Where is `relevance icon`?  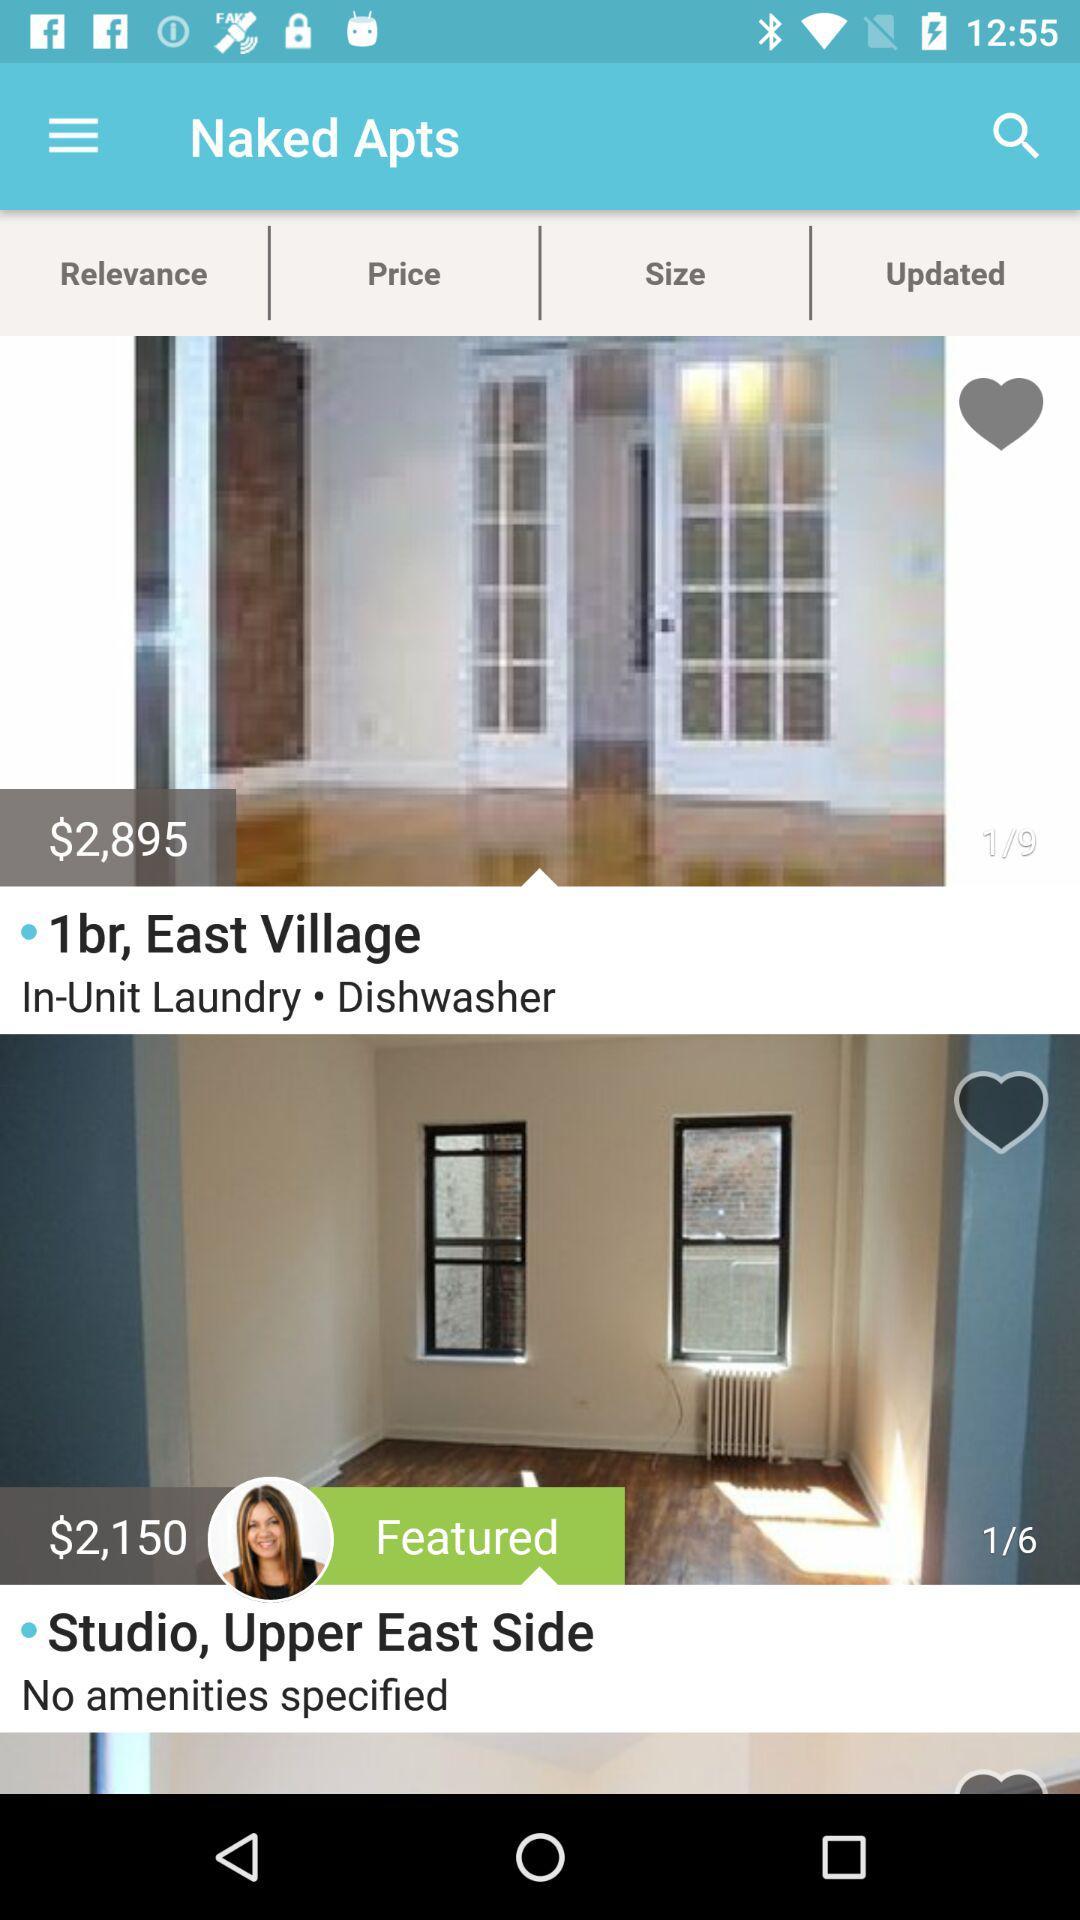 relevance icon is located at coordinates (133, 272).